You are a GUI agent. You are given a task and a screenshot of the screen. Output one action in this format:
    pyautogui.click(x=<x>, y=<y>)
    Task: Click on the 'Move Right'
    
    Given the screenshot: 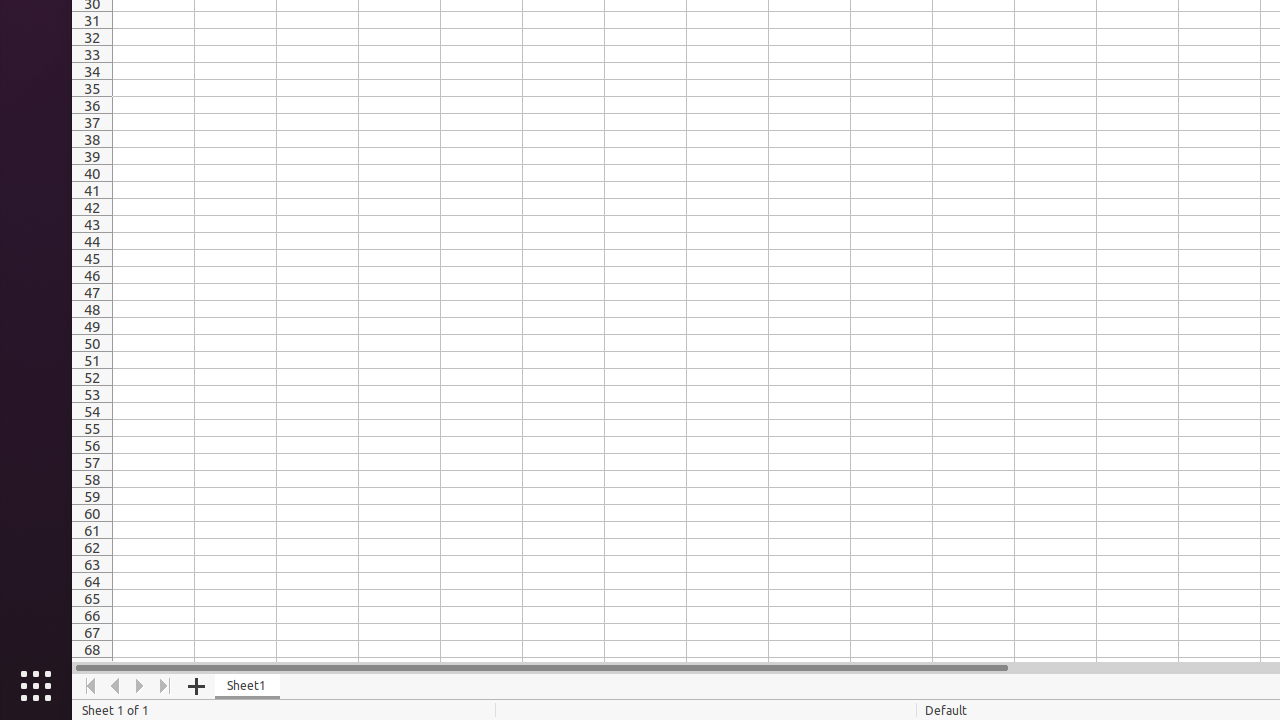 What is the action you would take?
    pyautogui.click(x=139, y=685)
    